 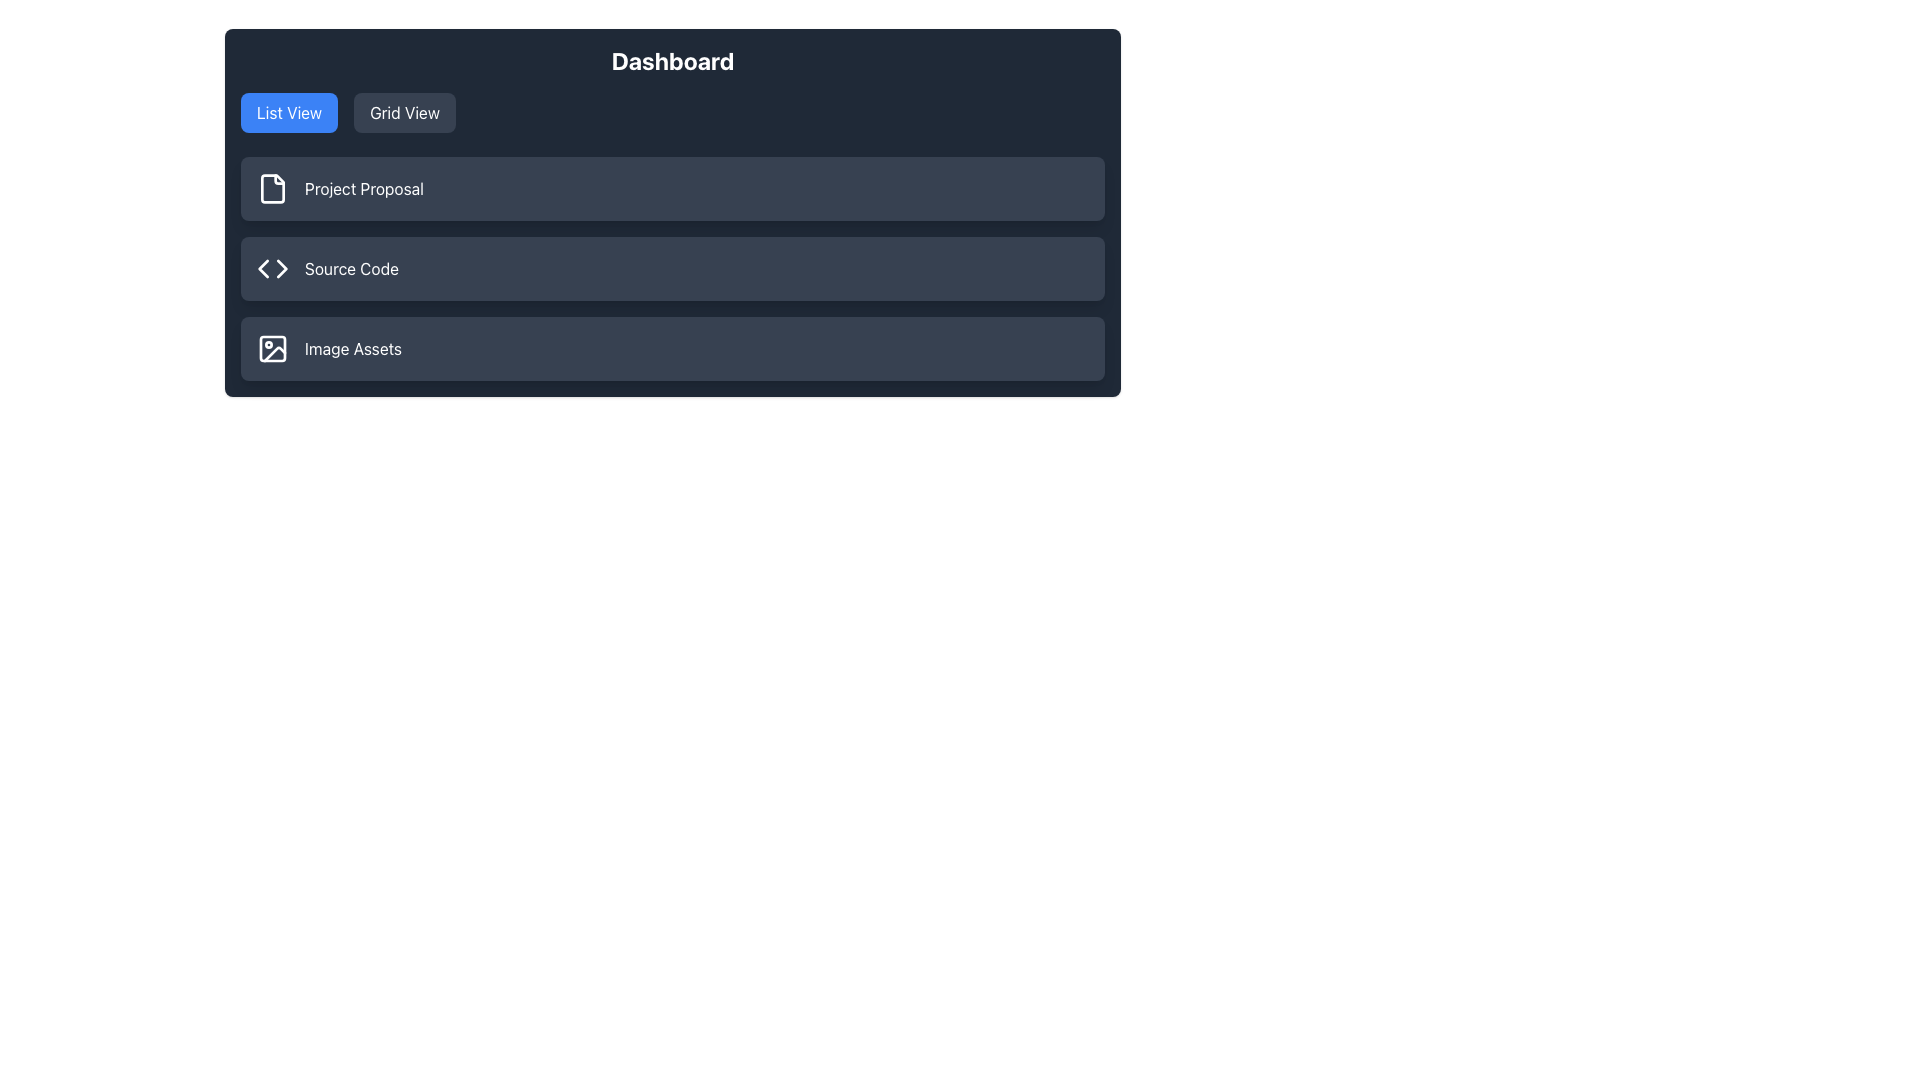 What do you see at coordinates (272, 268) in the screenshot?
I see `the design of the icon depicting a pair of angled brackets located to the left of the 'Source Code' label in the vertical list` at bounding box center [272, 268].